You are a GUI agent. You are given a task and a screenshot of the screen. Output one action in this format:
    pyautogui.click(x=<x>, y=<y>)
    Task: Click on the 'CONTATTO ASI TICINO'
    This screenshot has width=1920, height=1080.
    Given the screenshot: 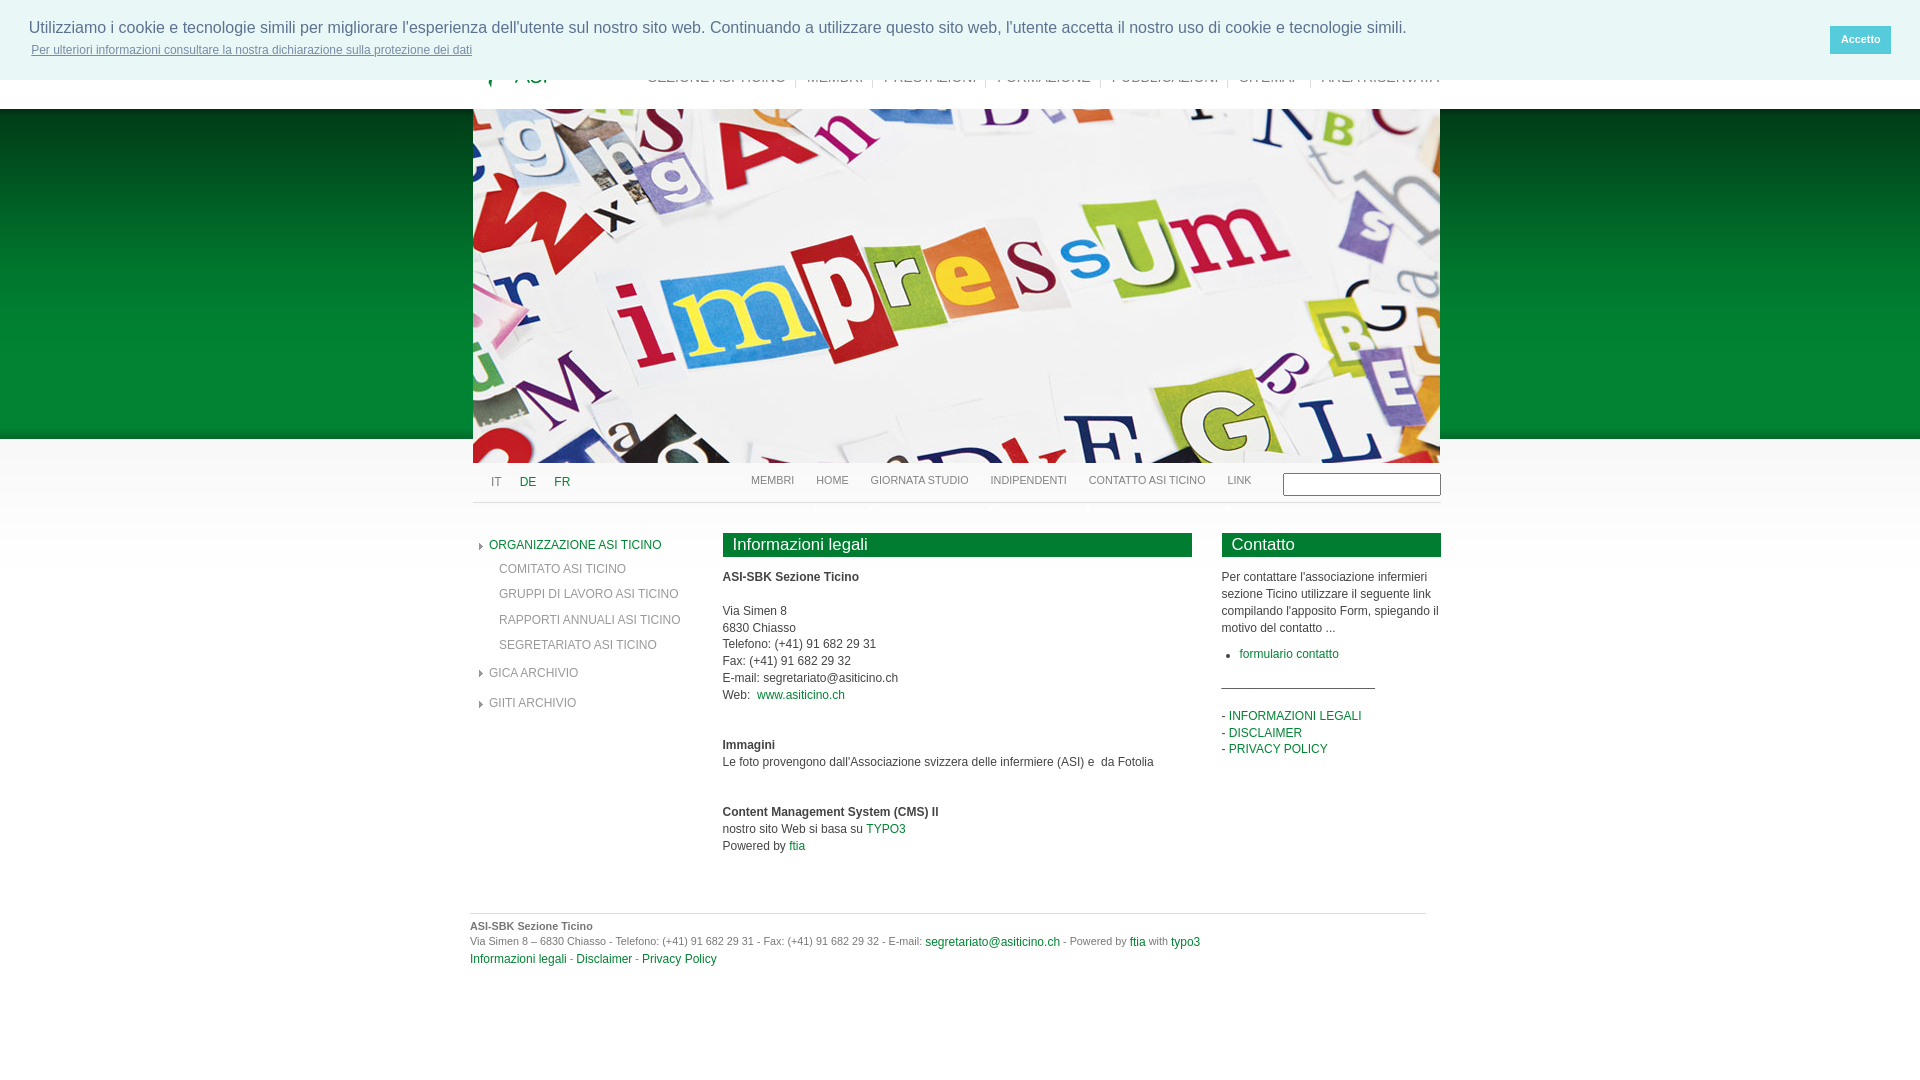 What is the action you would take?
    pyautogui.click(x=1088, y=479)
    